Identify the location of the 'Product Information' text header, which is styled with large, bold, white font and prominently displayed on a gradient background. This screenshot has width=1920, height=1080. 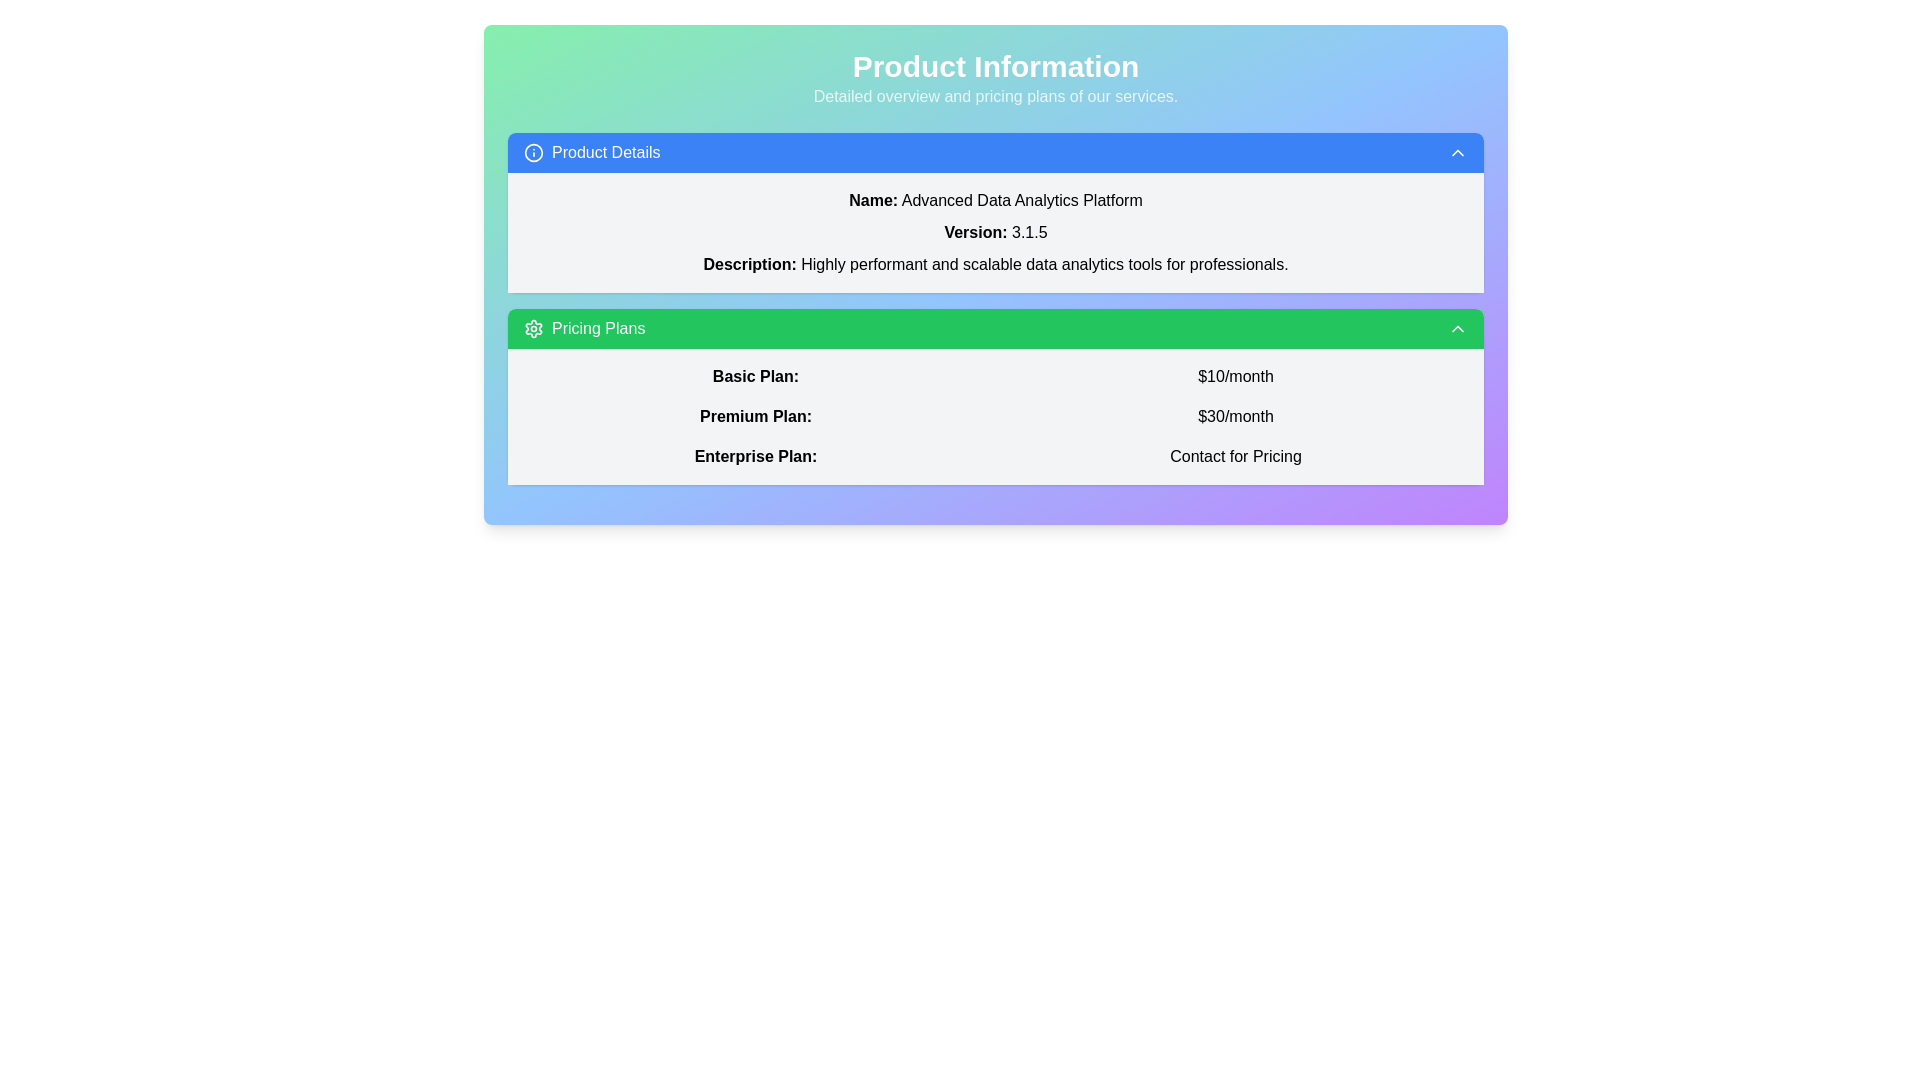
(996, 65).